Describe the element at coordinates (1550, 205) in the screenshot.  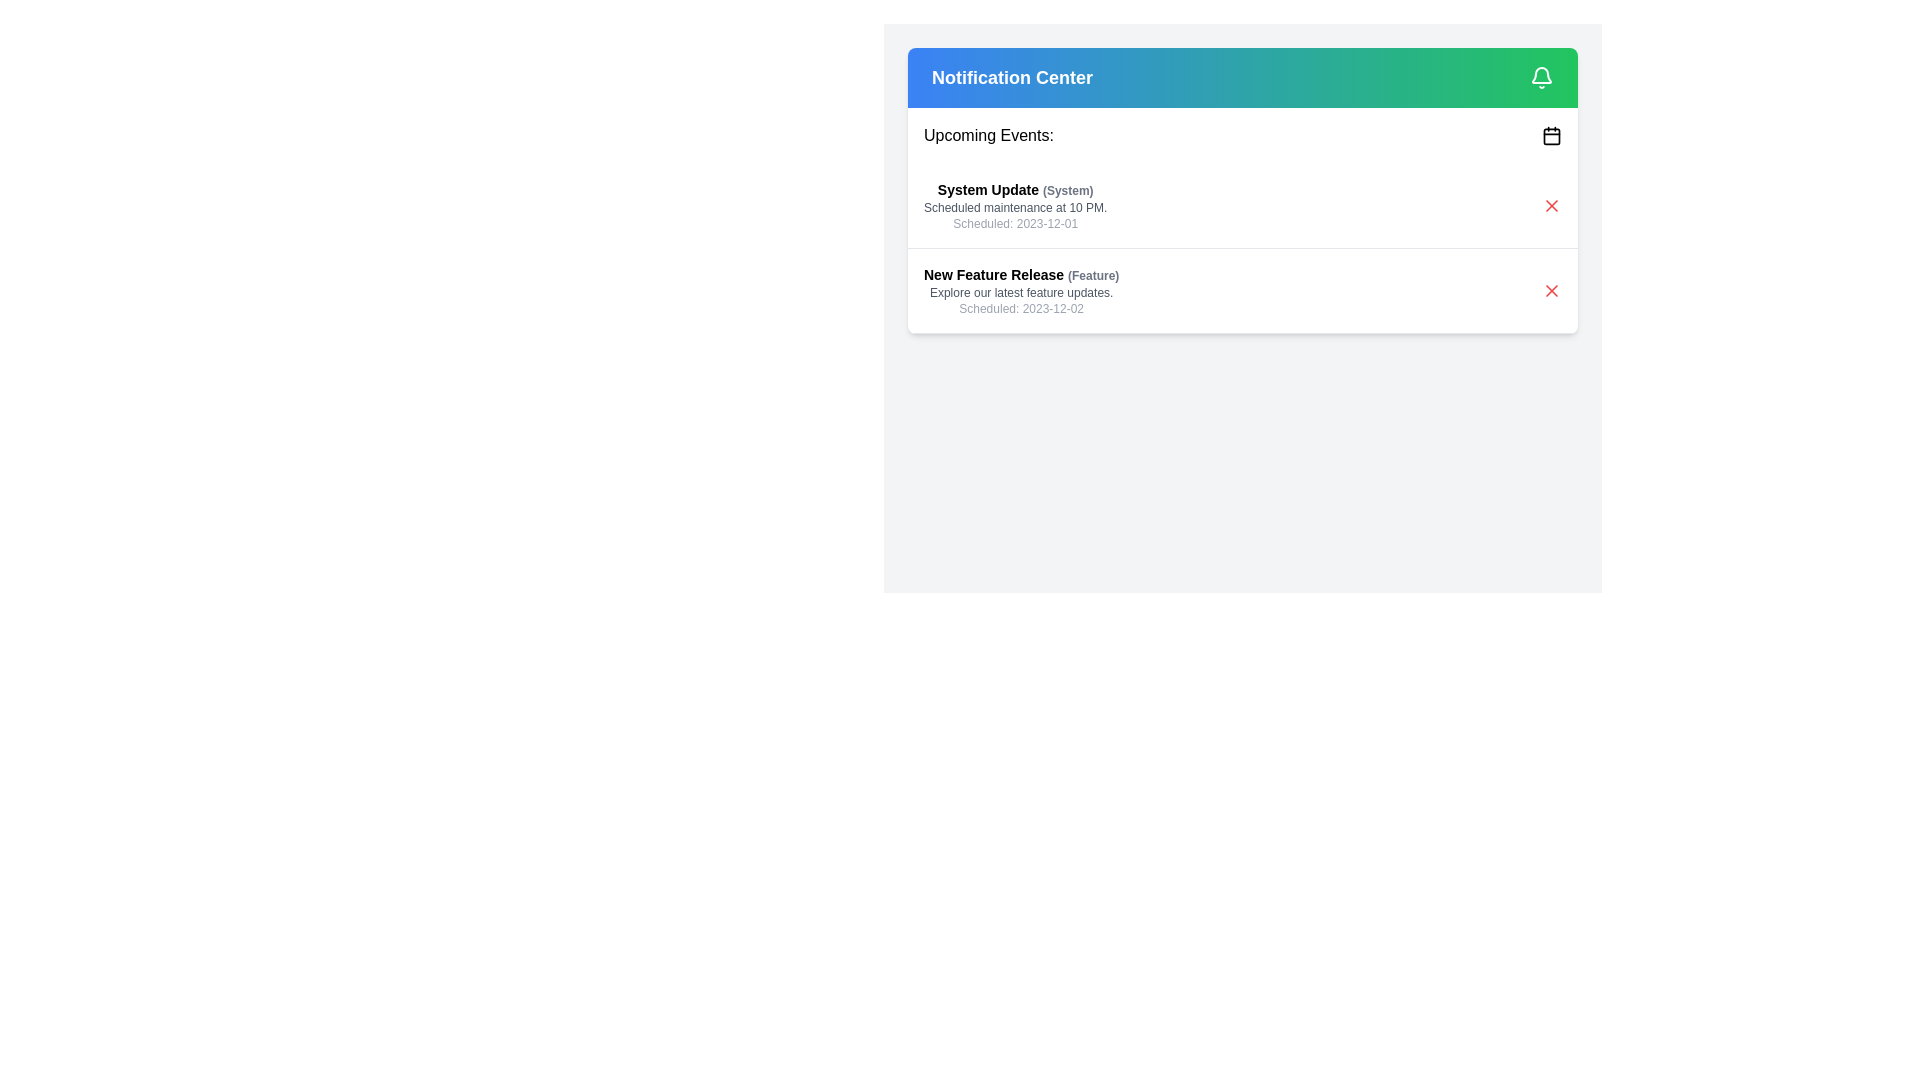
I see `the dismiss button located in the upper-right corner of the 'System Update (System)' notification box` at that location.